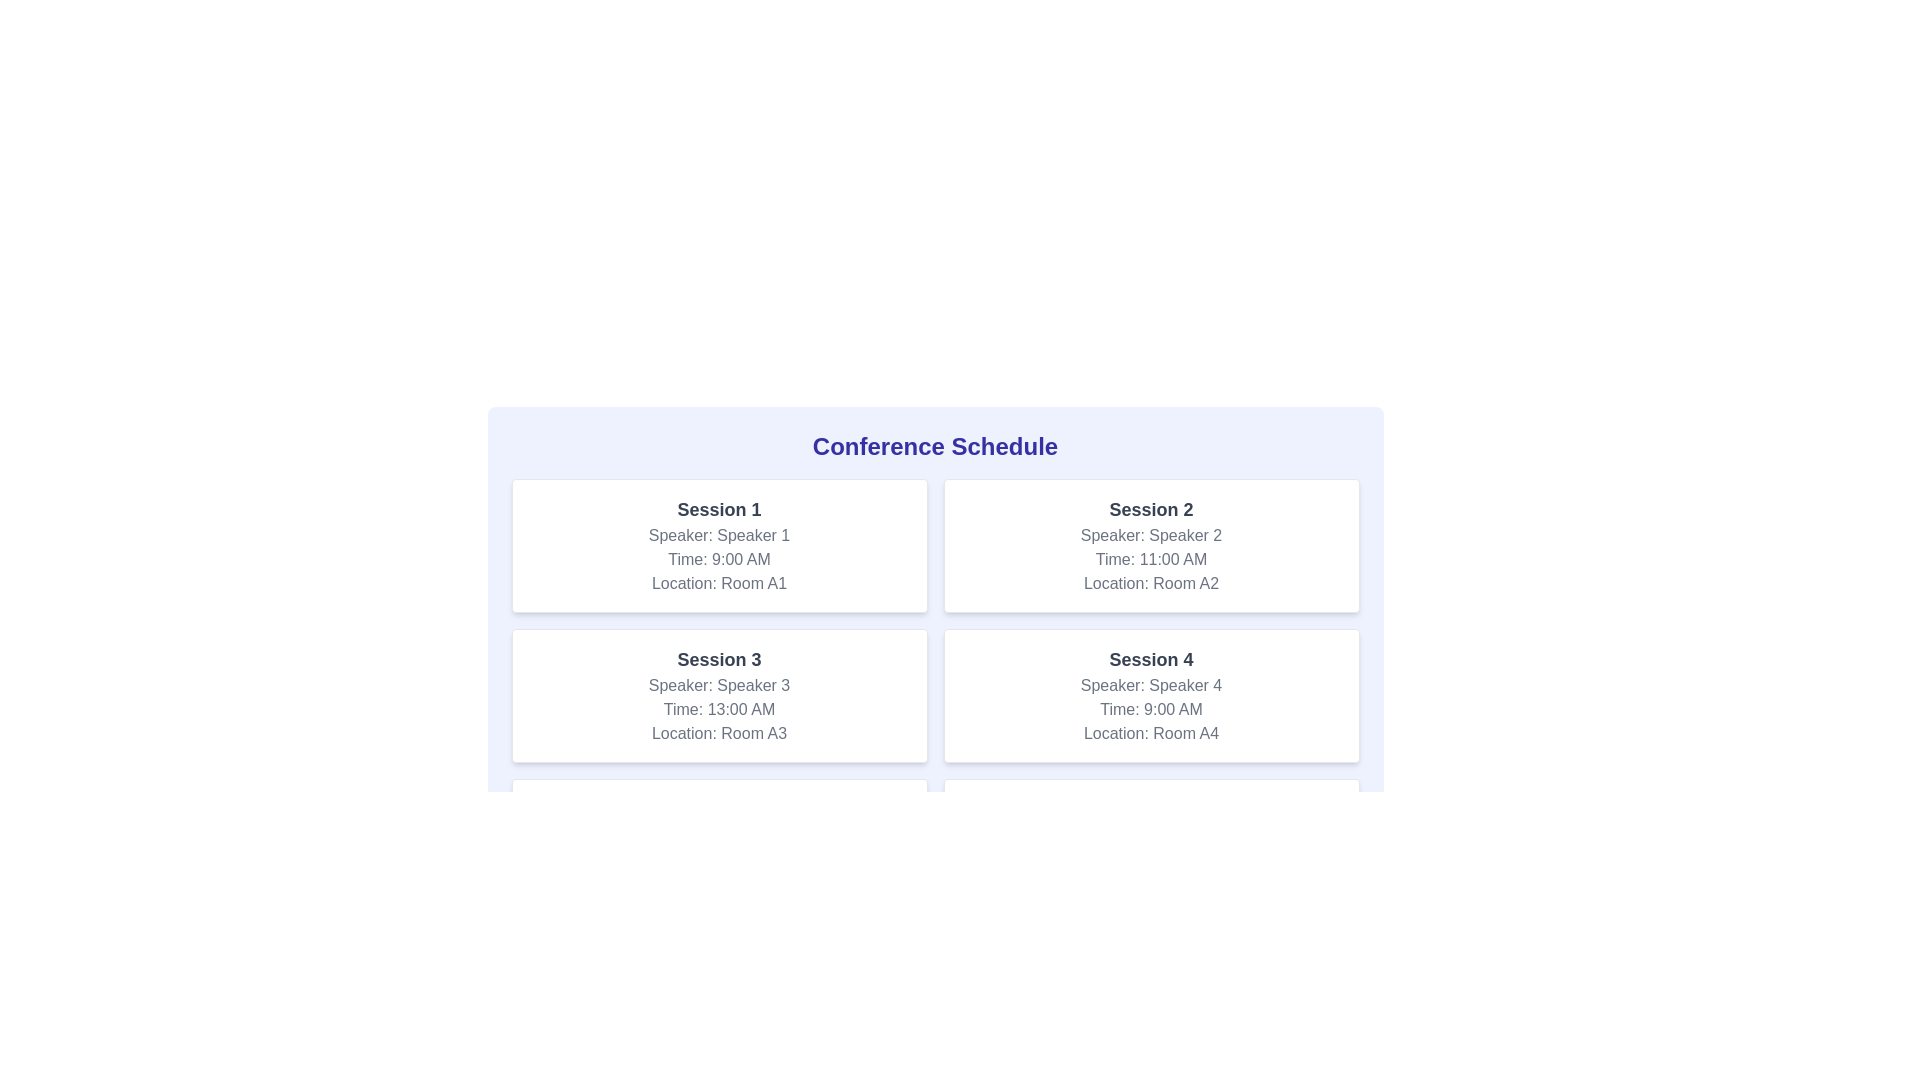  Describe the element at coordinates (719, 535) in the screenshot. I see `the Text Display element that provides information about the speaker for a specific session of the conference, which is positioned underneath 'Session 1' and above 'Time: 9:00 AM'` at that location.